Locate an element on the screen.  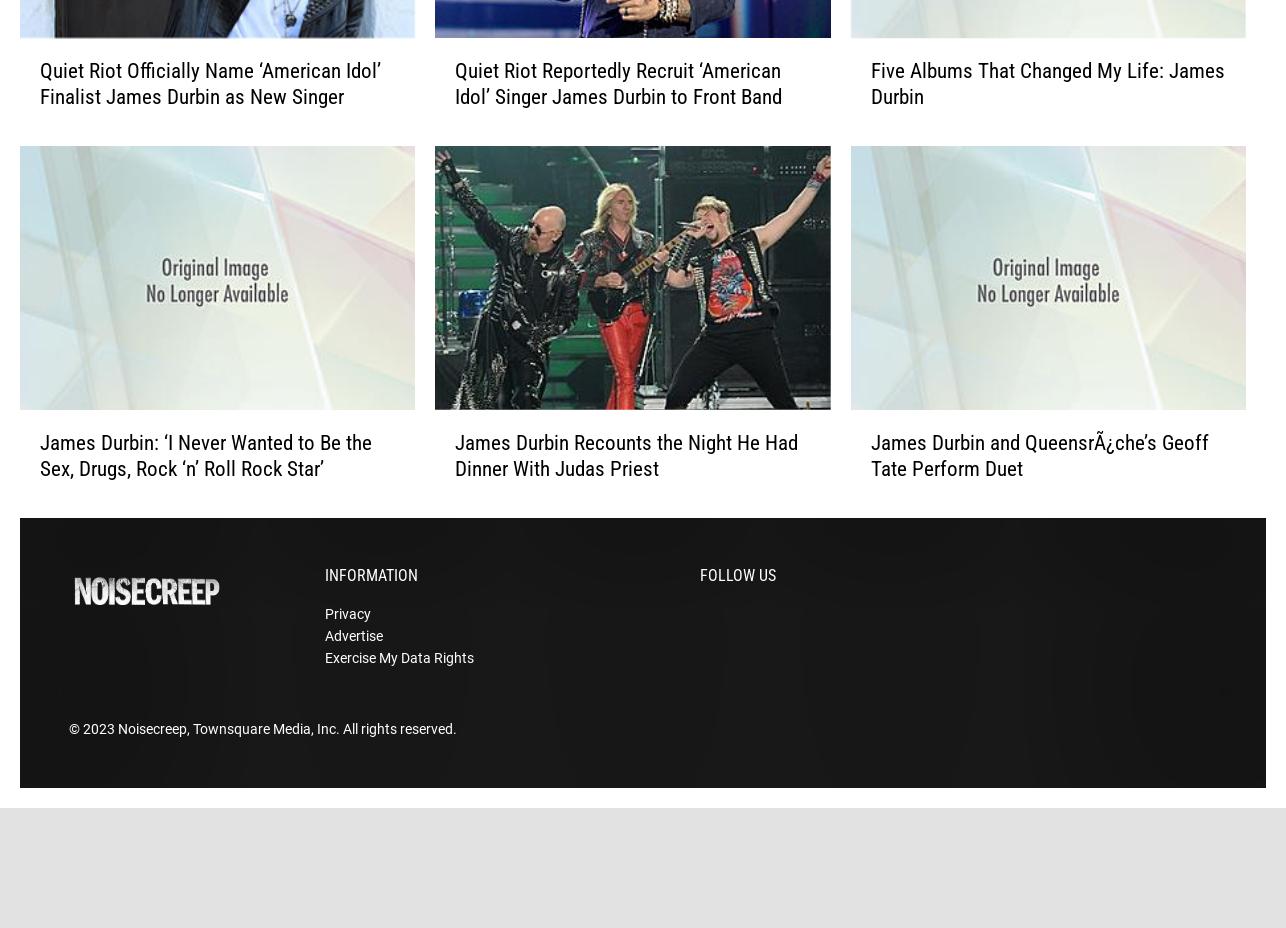
'Noisecreep' is located at coordinates (118, 759).